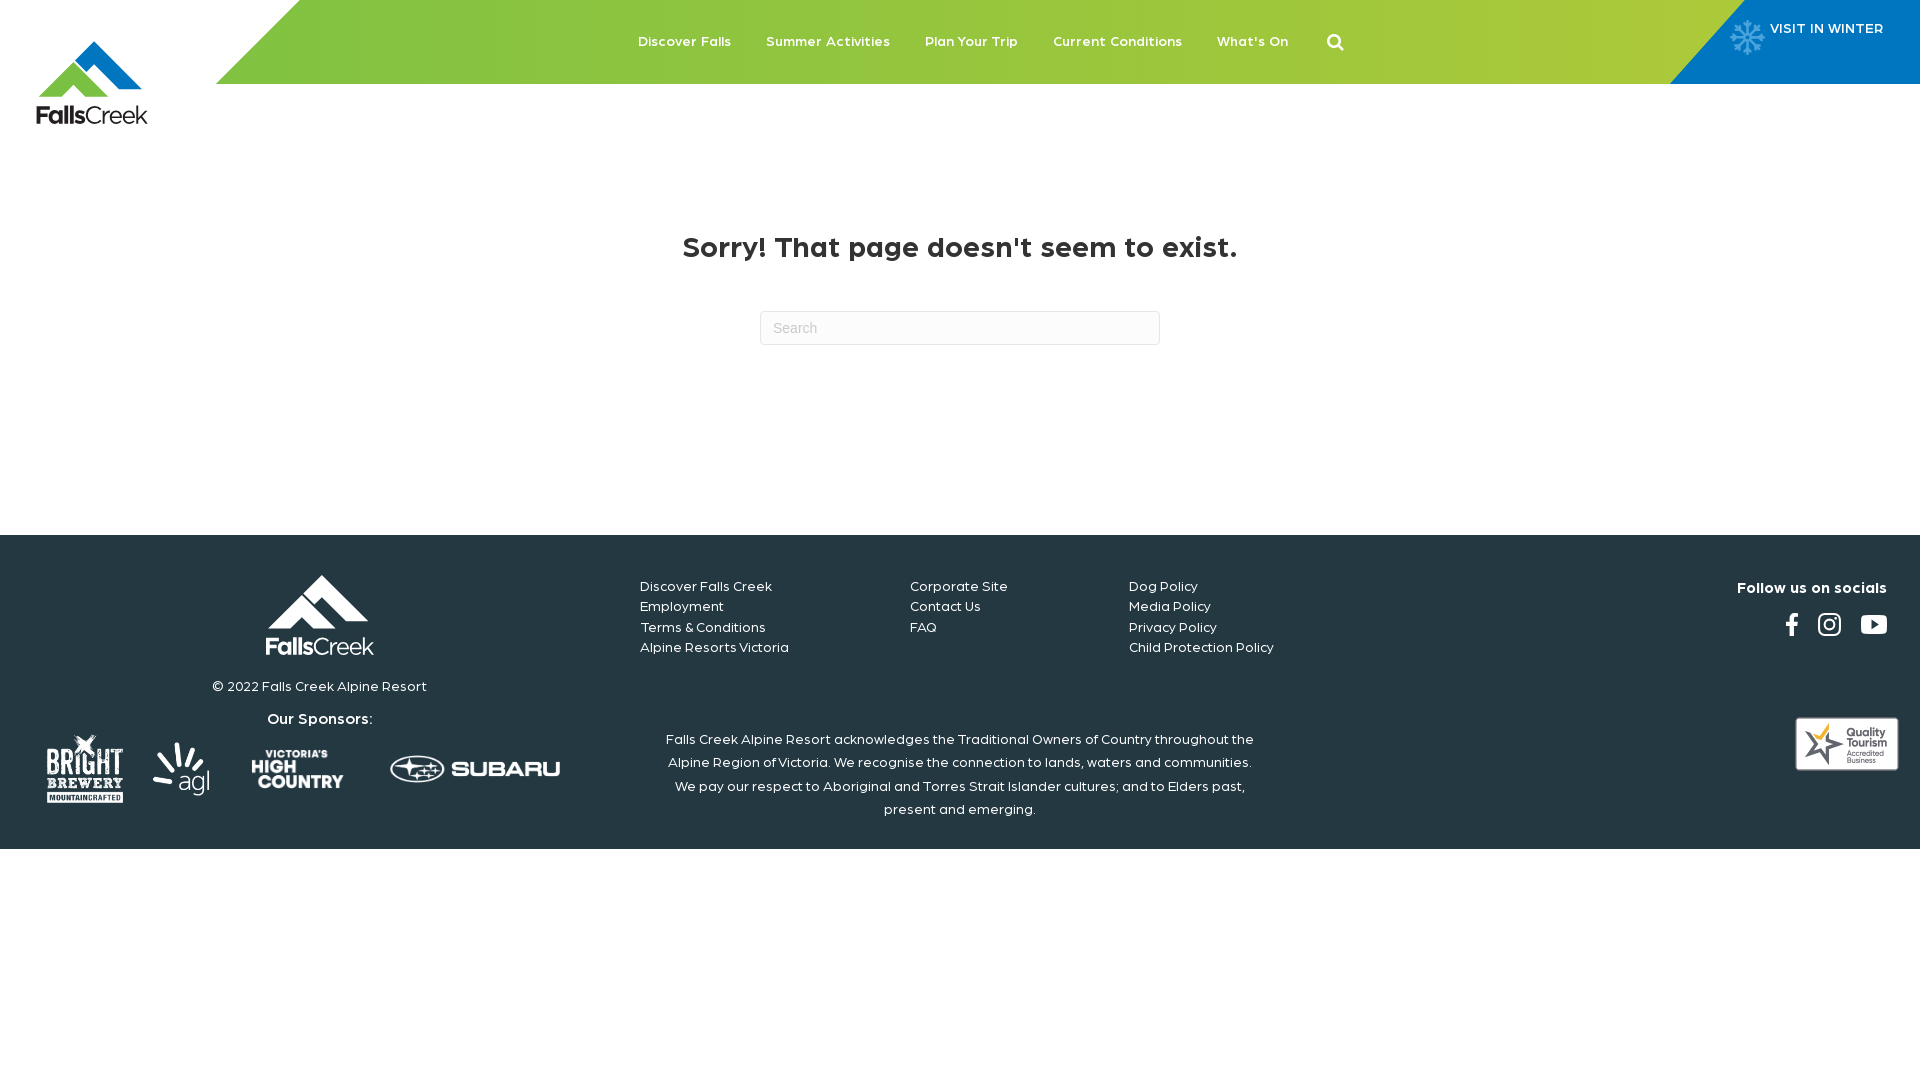 The height and width of the screenshot is (1080, 1920). Describe the element at coordinates (1170, 604) in the screenshot. I see `'Media Policy'` at that location.